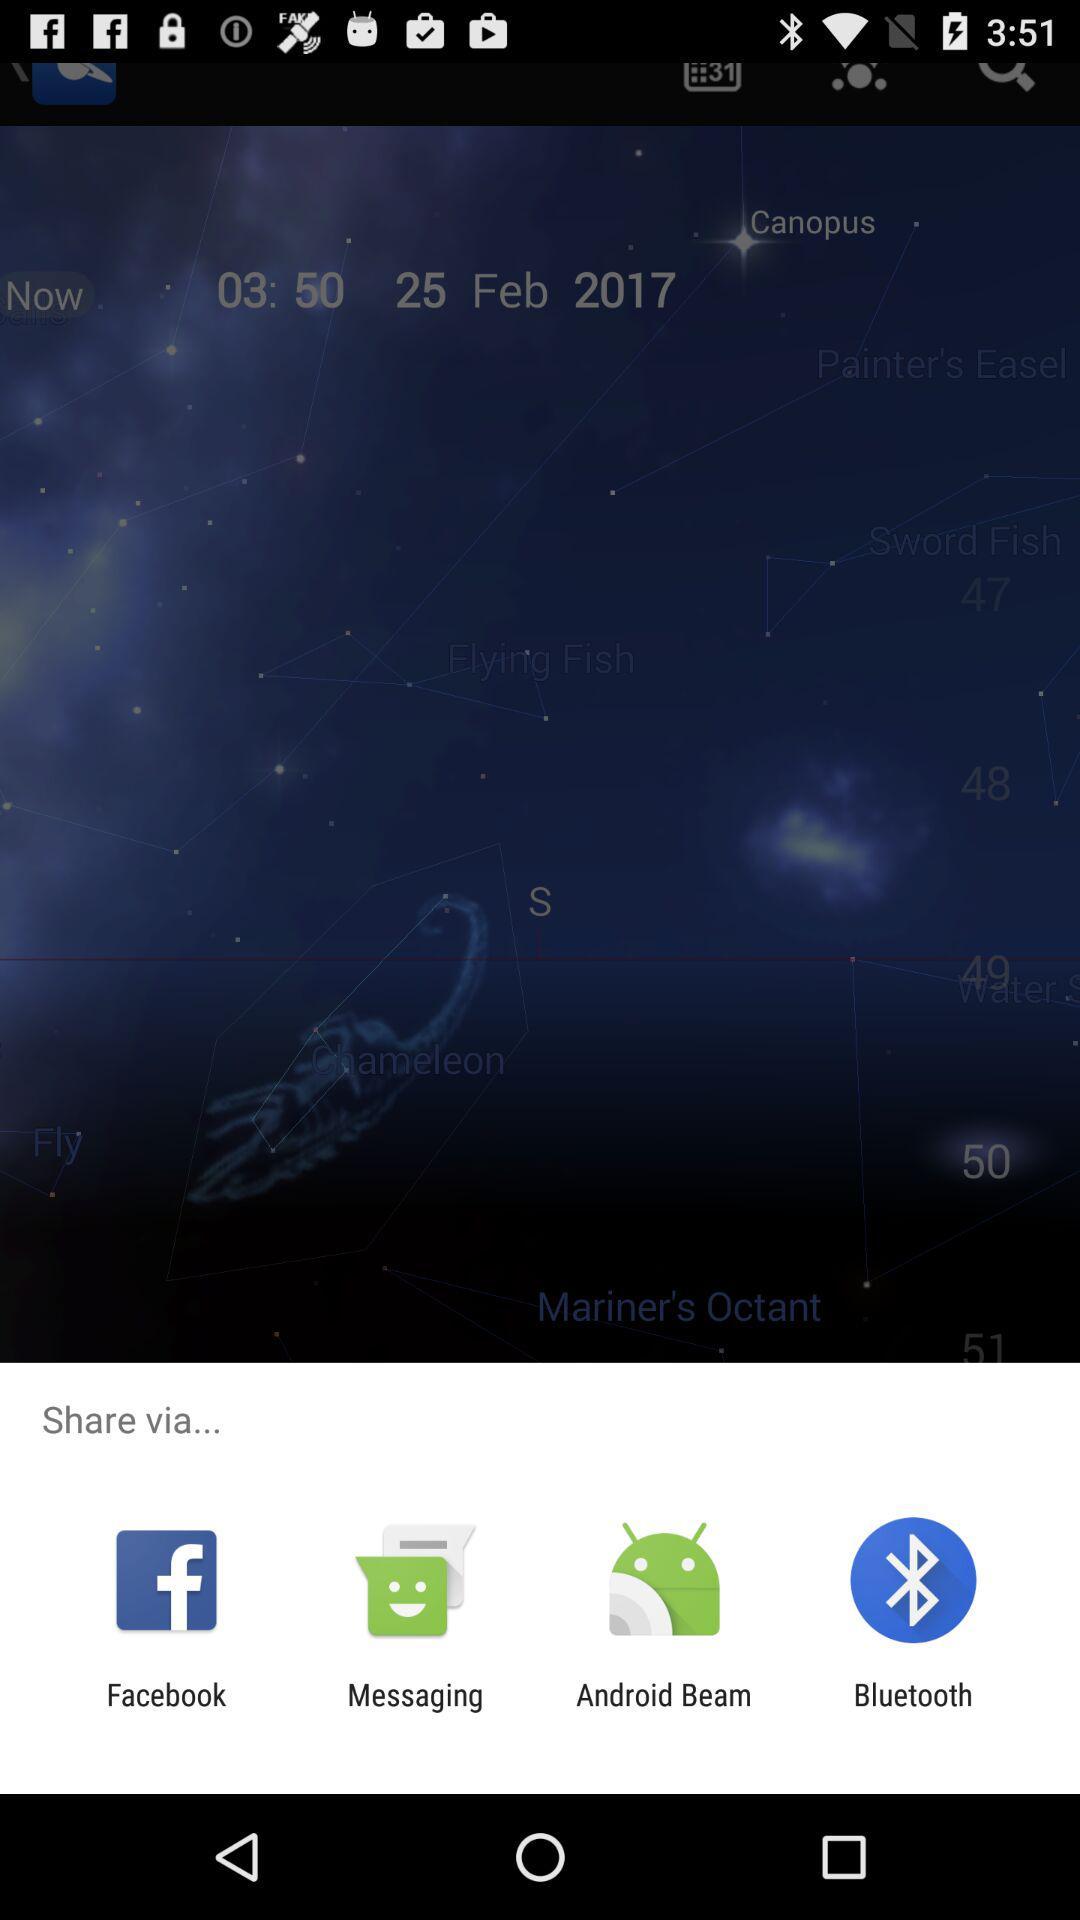 The image size is (1080, 1920). What do you see at coordinates (913, 1711) in the screenshot?
I see `app next to the android beam item` at bounding box center [913, 1711].